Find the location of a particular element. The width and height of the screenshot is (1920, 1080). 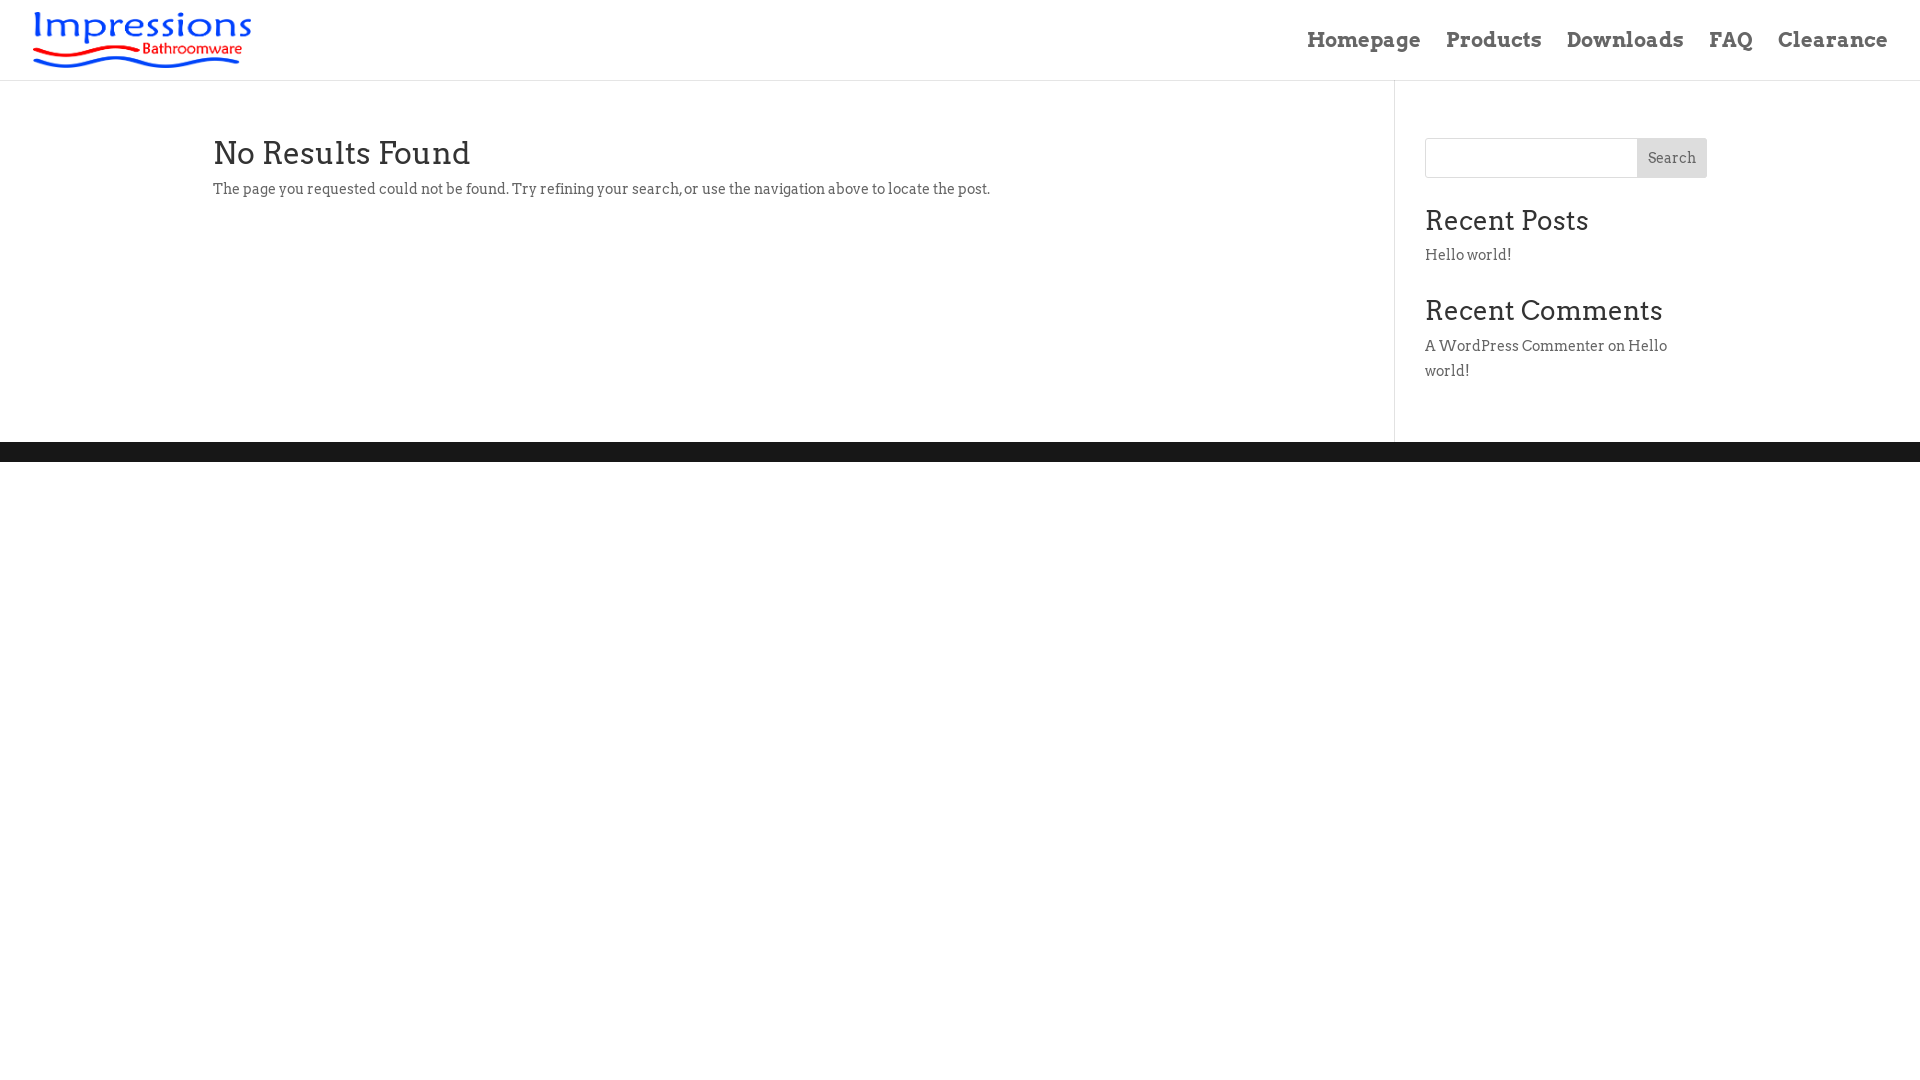

'Products' is located at coordinates (1445, 55).